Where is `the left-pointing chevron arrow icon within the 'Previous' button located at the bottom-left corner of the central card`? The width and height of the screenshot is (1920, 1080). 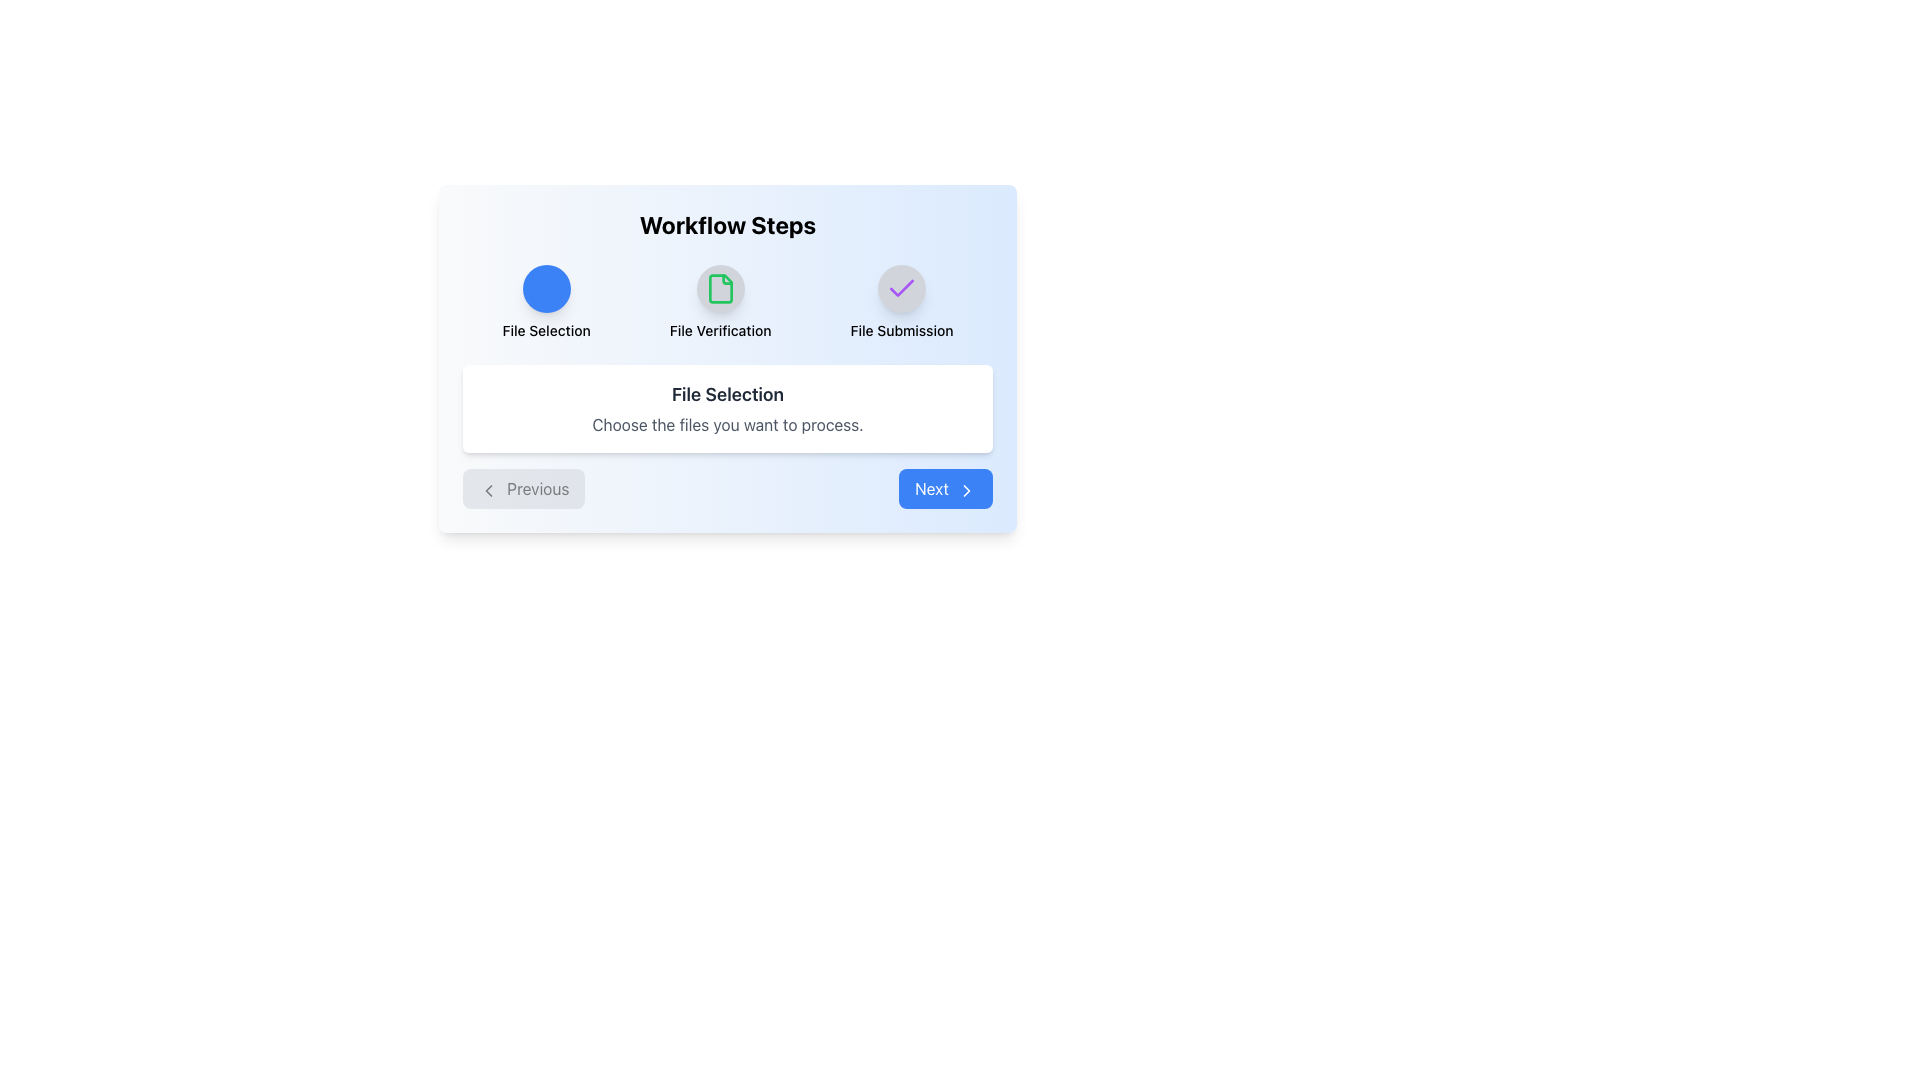
the left-pointing chevron arrow icon within the 'Previous' button located at the bottom-left corner of the central card is located at coordinates (489, 489).